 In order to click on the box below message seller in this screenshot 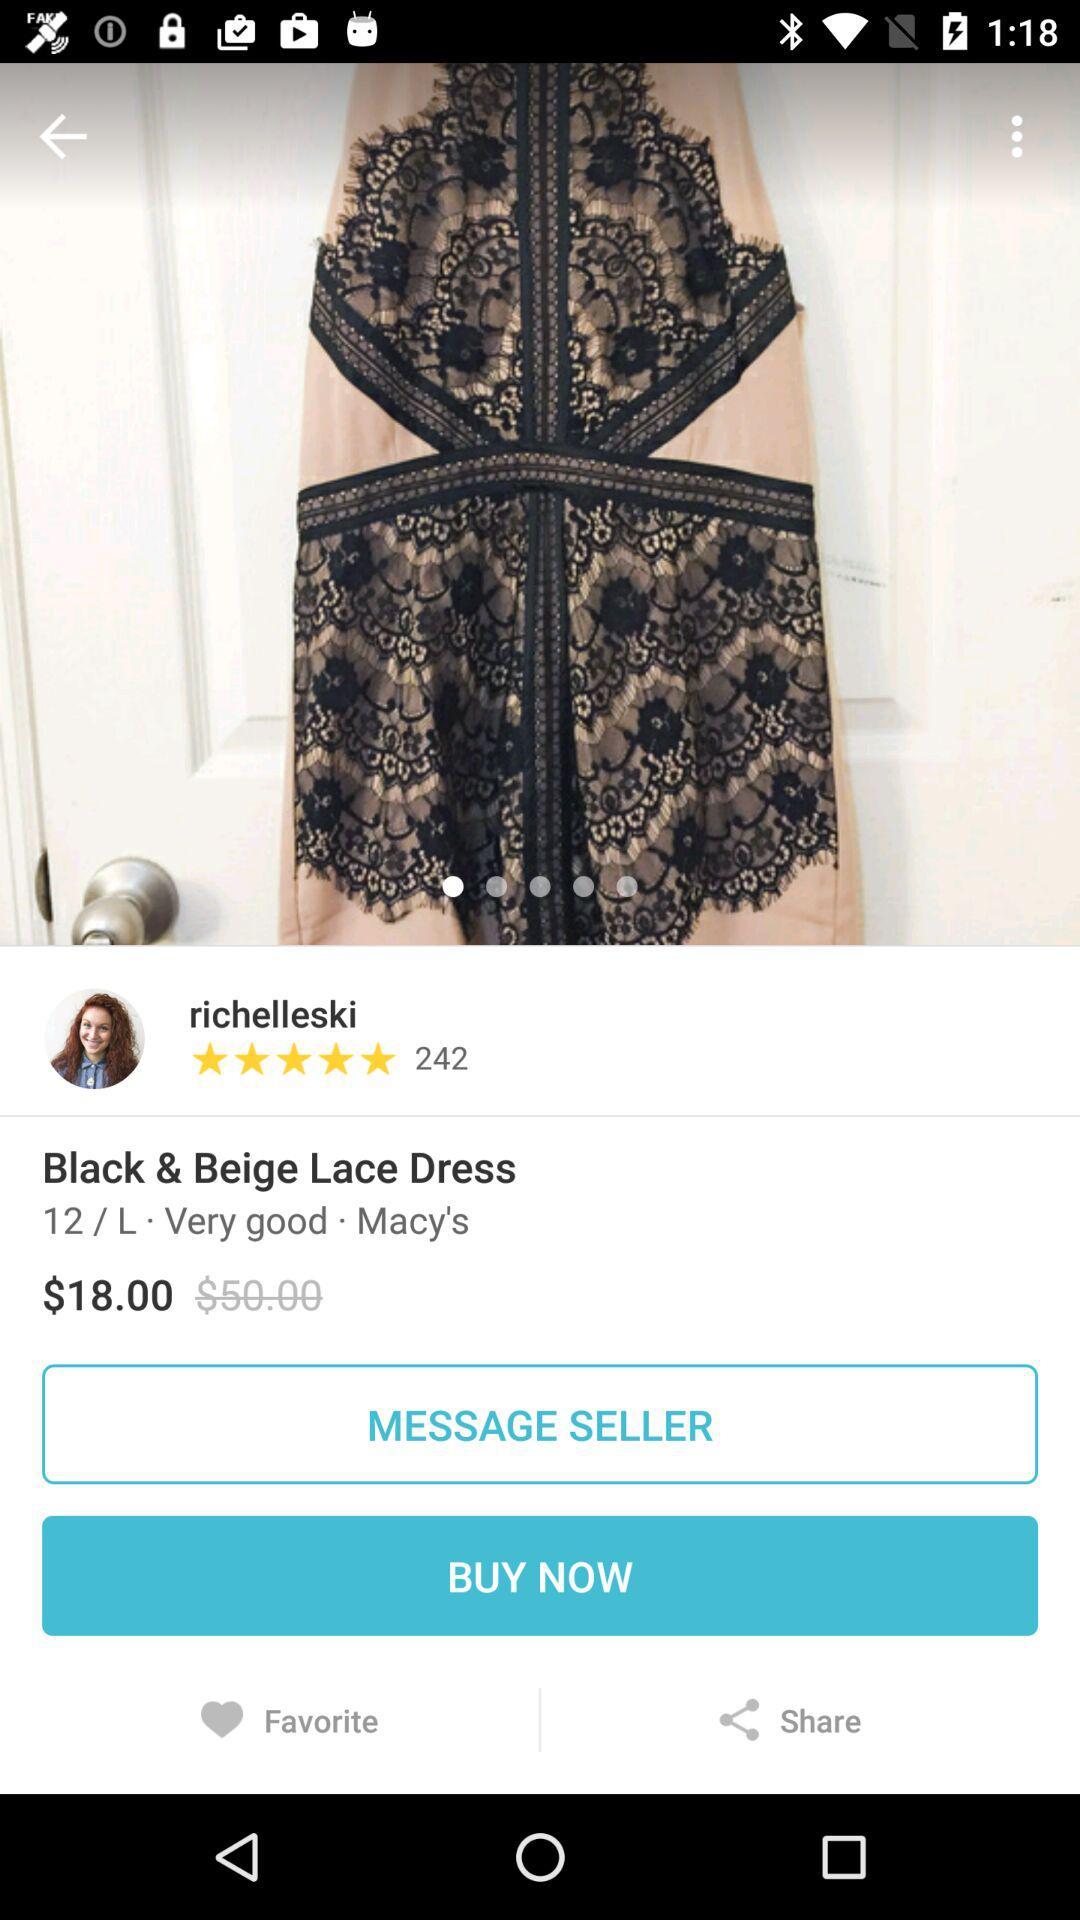, I will do `click(540, 1574)`.